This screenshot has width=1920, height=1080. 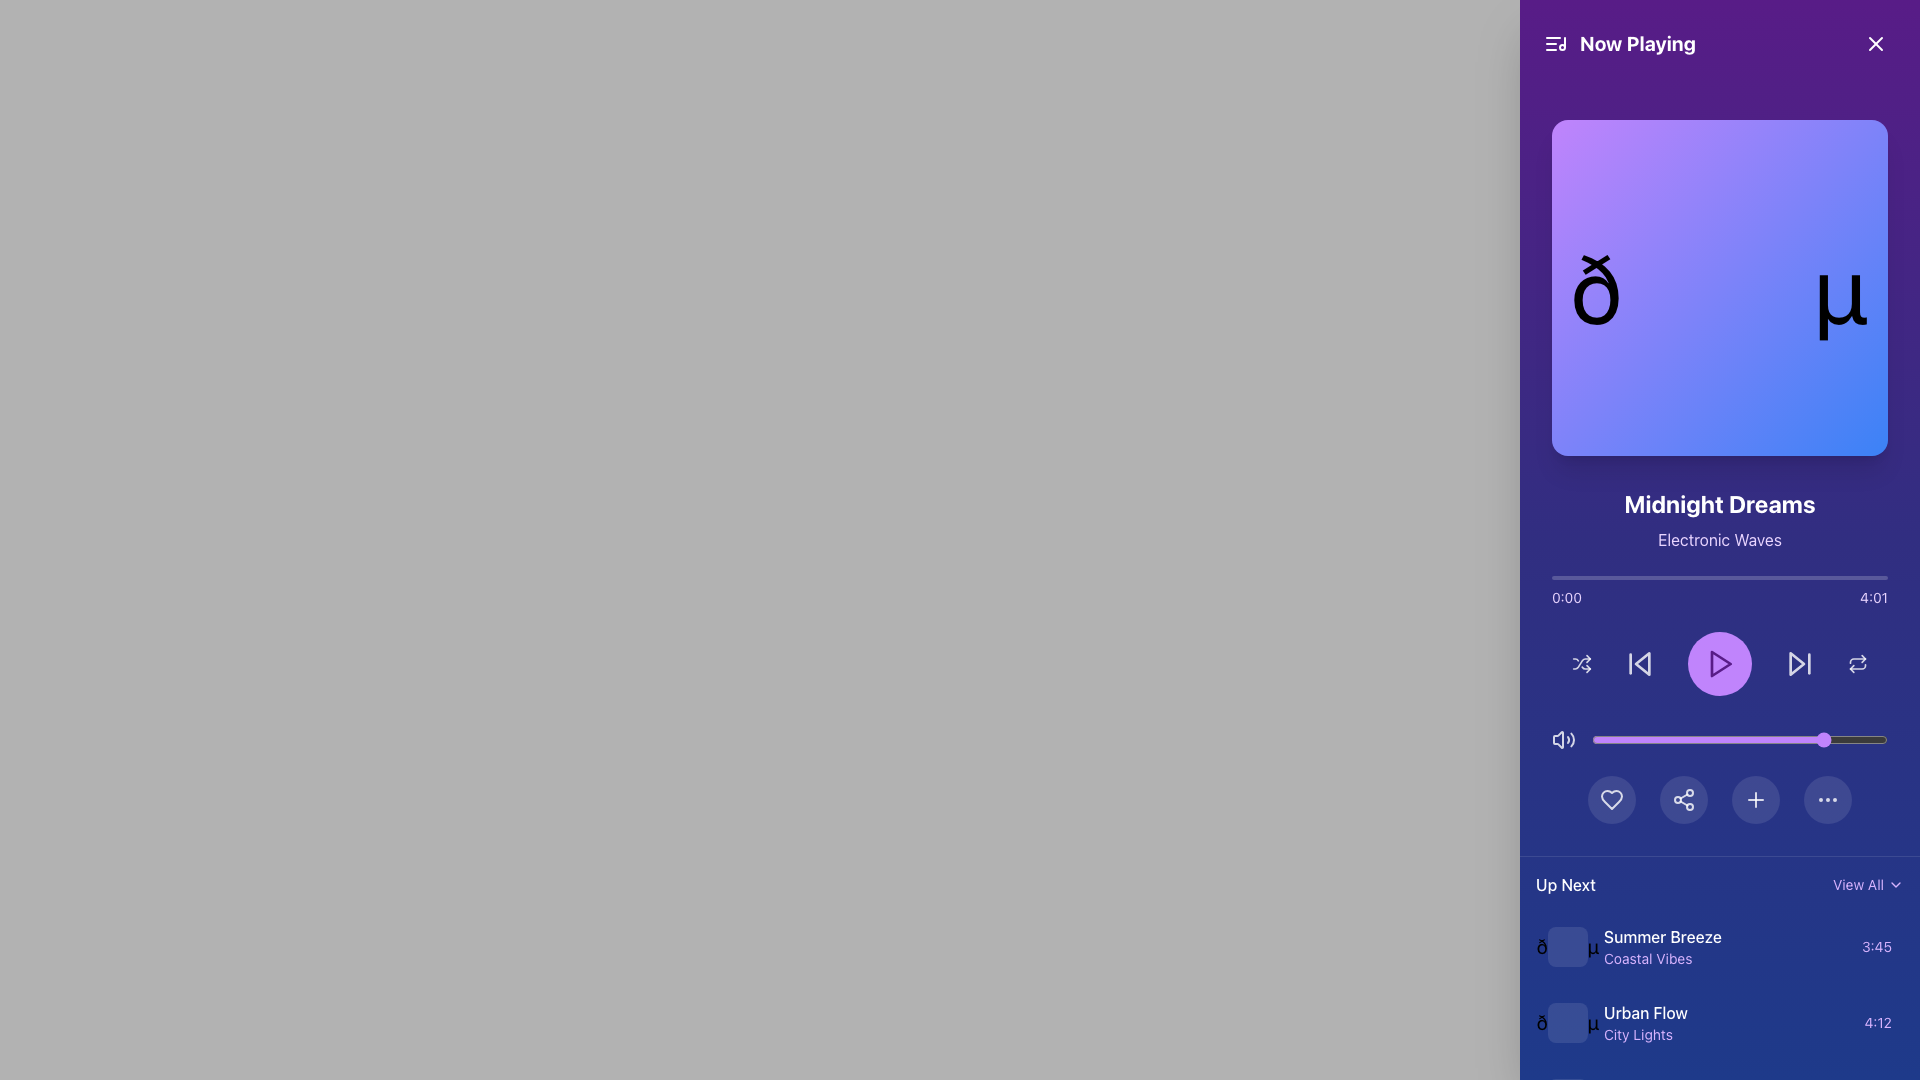 I want to click on the small icon resembling a list with musical notes, located beside the 'Now Playing' text, so click(x=1554, y=43).